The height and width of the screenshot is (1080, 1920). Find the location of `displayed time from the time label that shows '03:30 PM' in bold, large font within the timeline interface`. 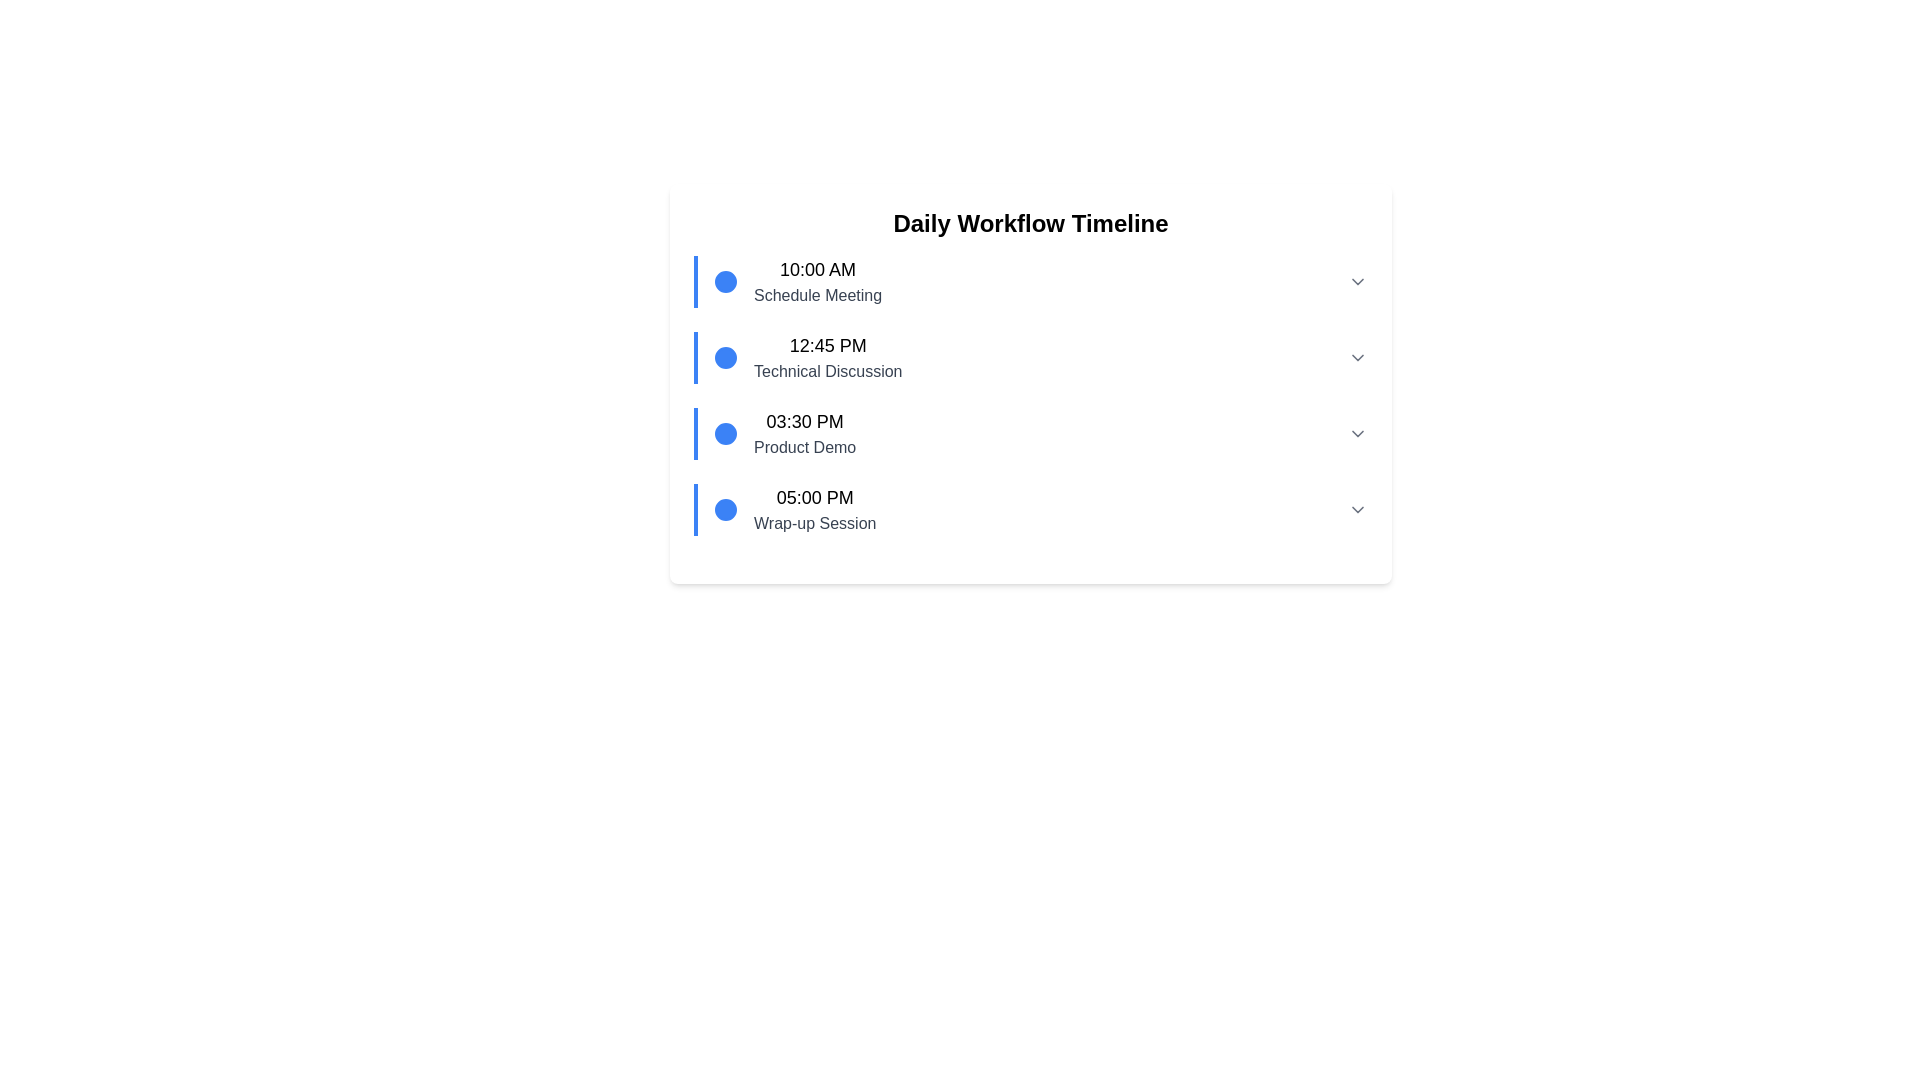

displayed time from the time label that shows '03:30 PM' in bold, large font within the timeline interface is located at coordinates (805, 420).